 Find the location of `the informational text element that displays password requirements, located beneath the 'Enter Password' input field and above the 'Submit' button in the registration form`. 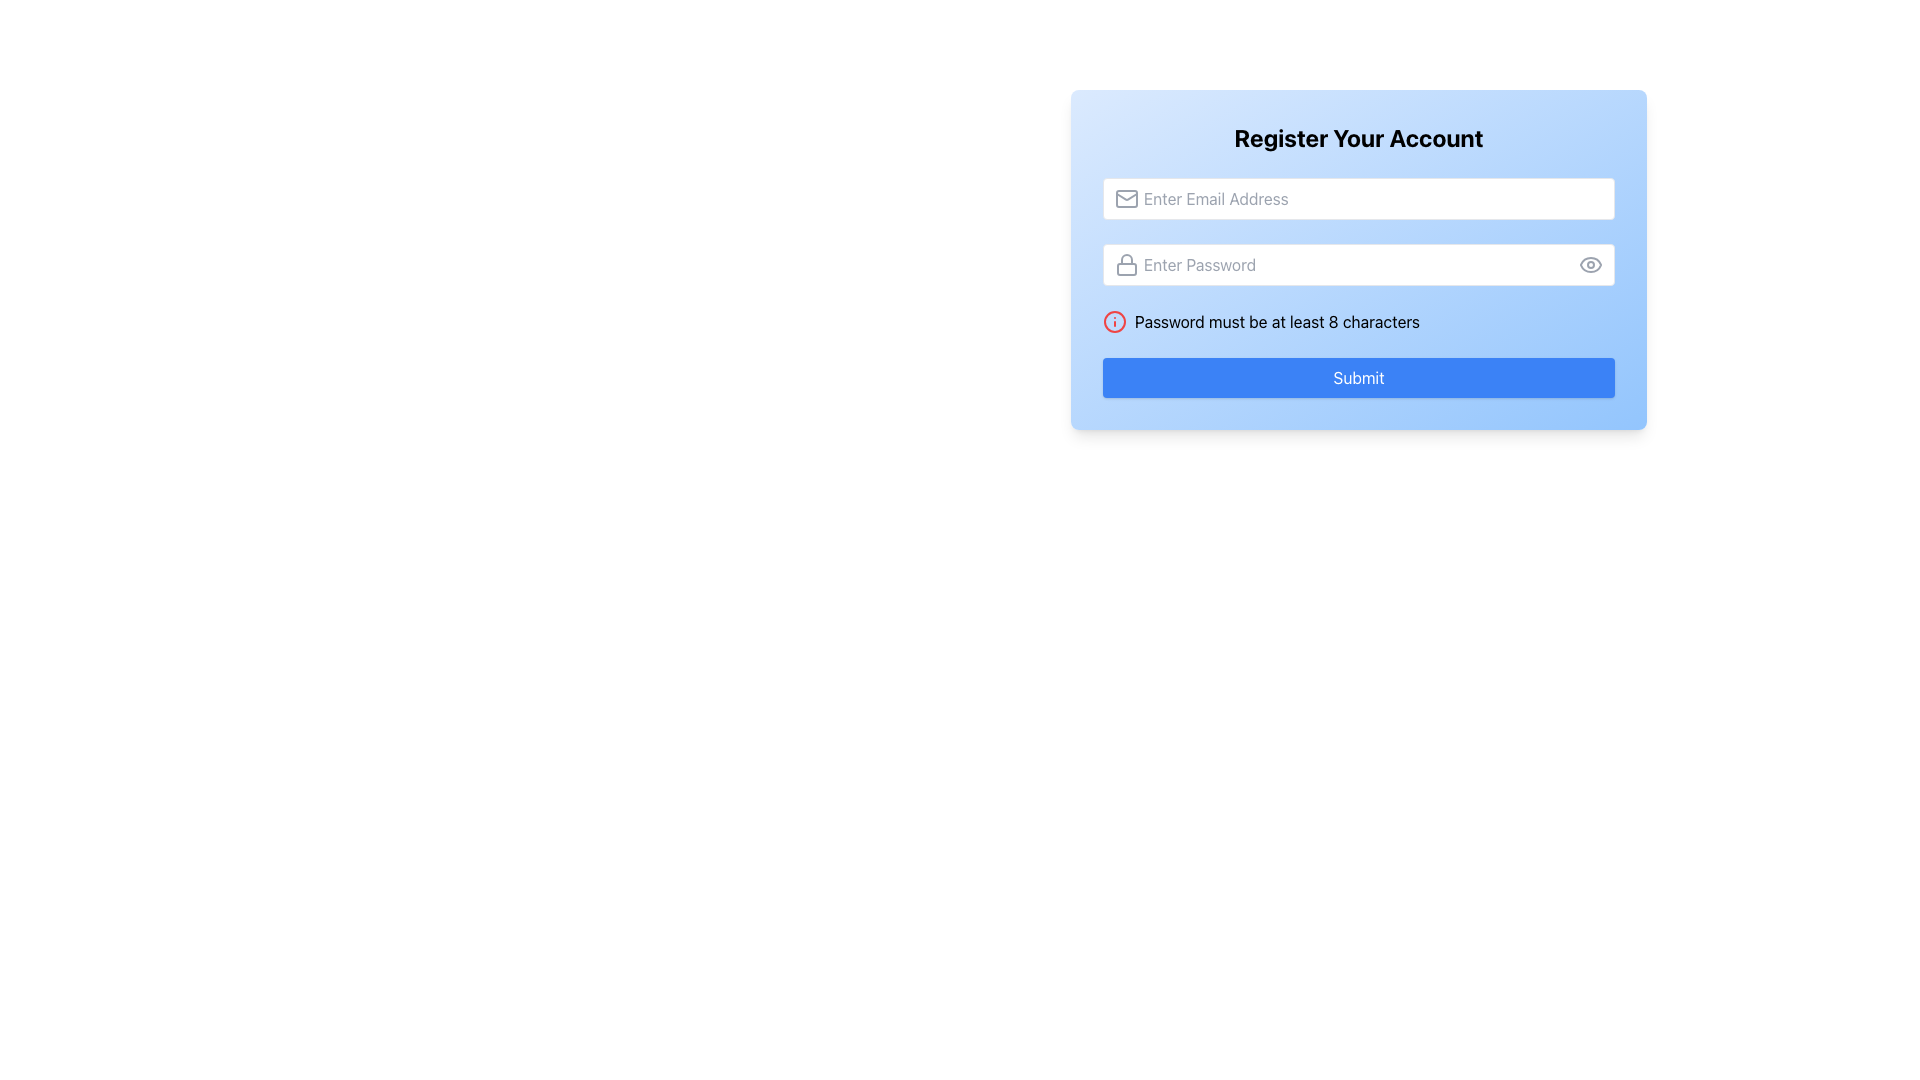

the informational text element that displays password requirements, located beneath the 'Enter Password' input field and above the 'Submit' button in the registration form is located at coordinates (1358, 320).